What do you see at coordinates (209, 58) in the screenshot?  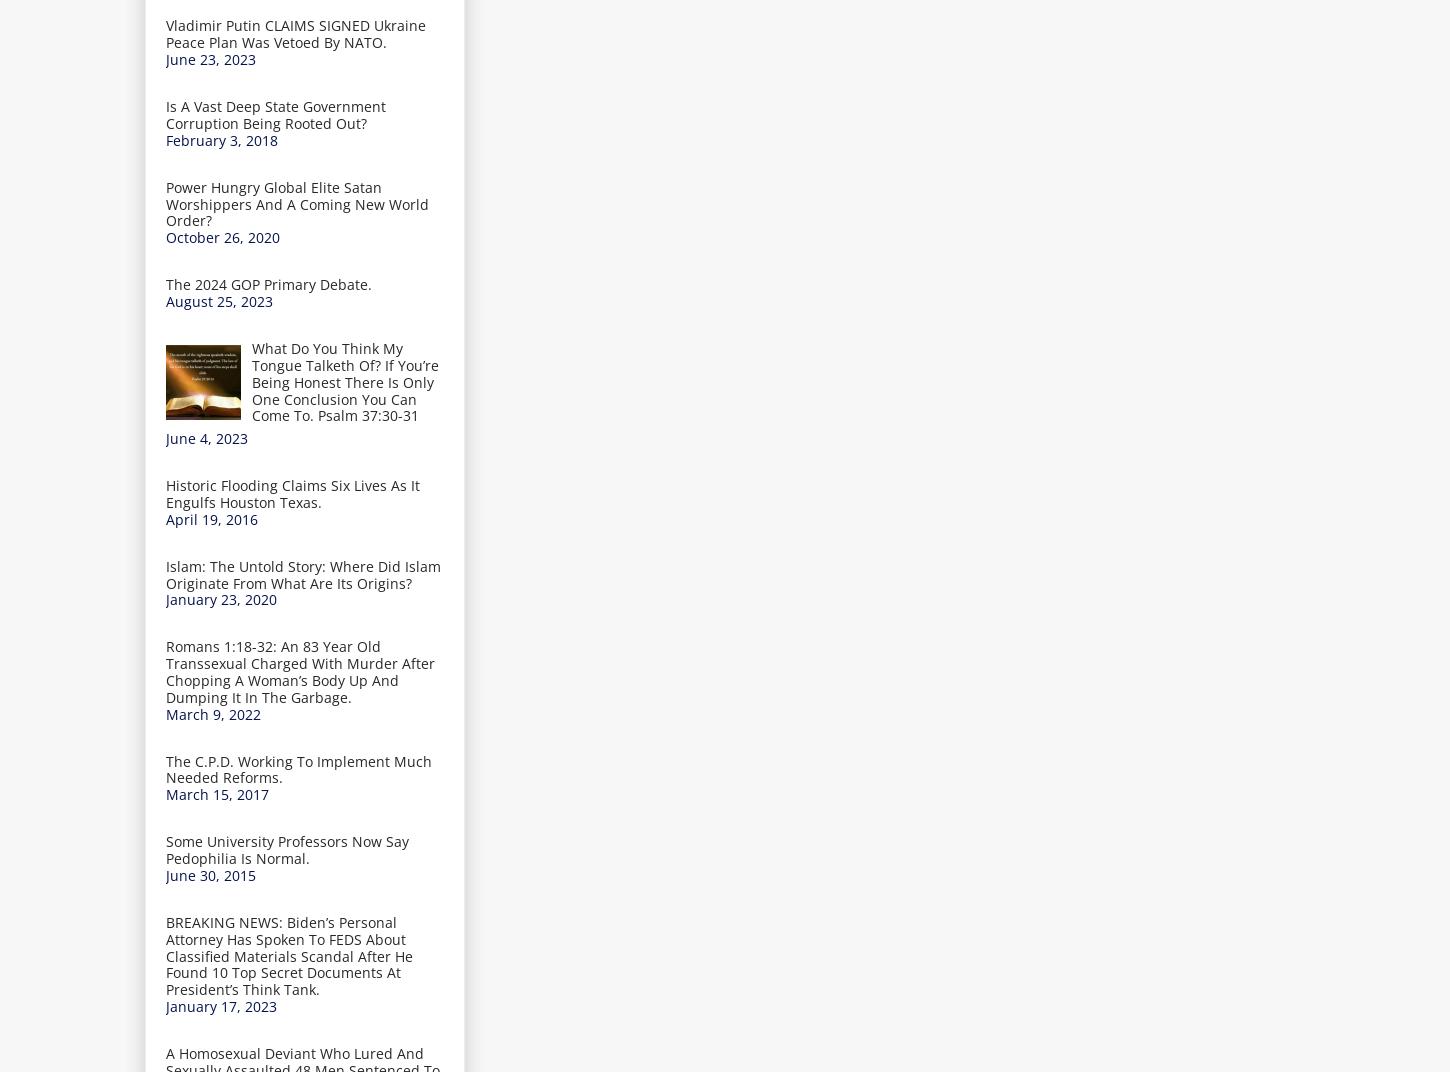 I see `'June 23, 2023'` at bounding box center [209, 58].